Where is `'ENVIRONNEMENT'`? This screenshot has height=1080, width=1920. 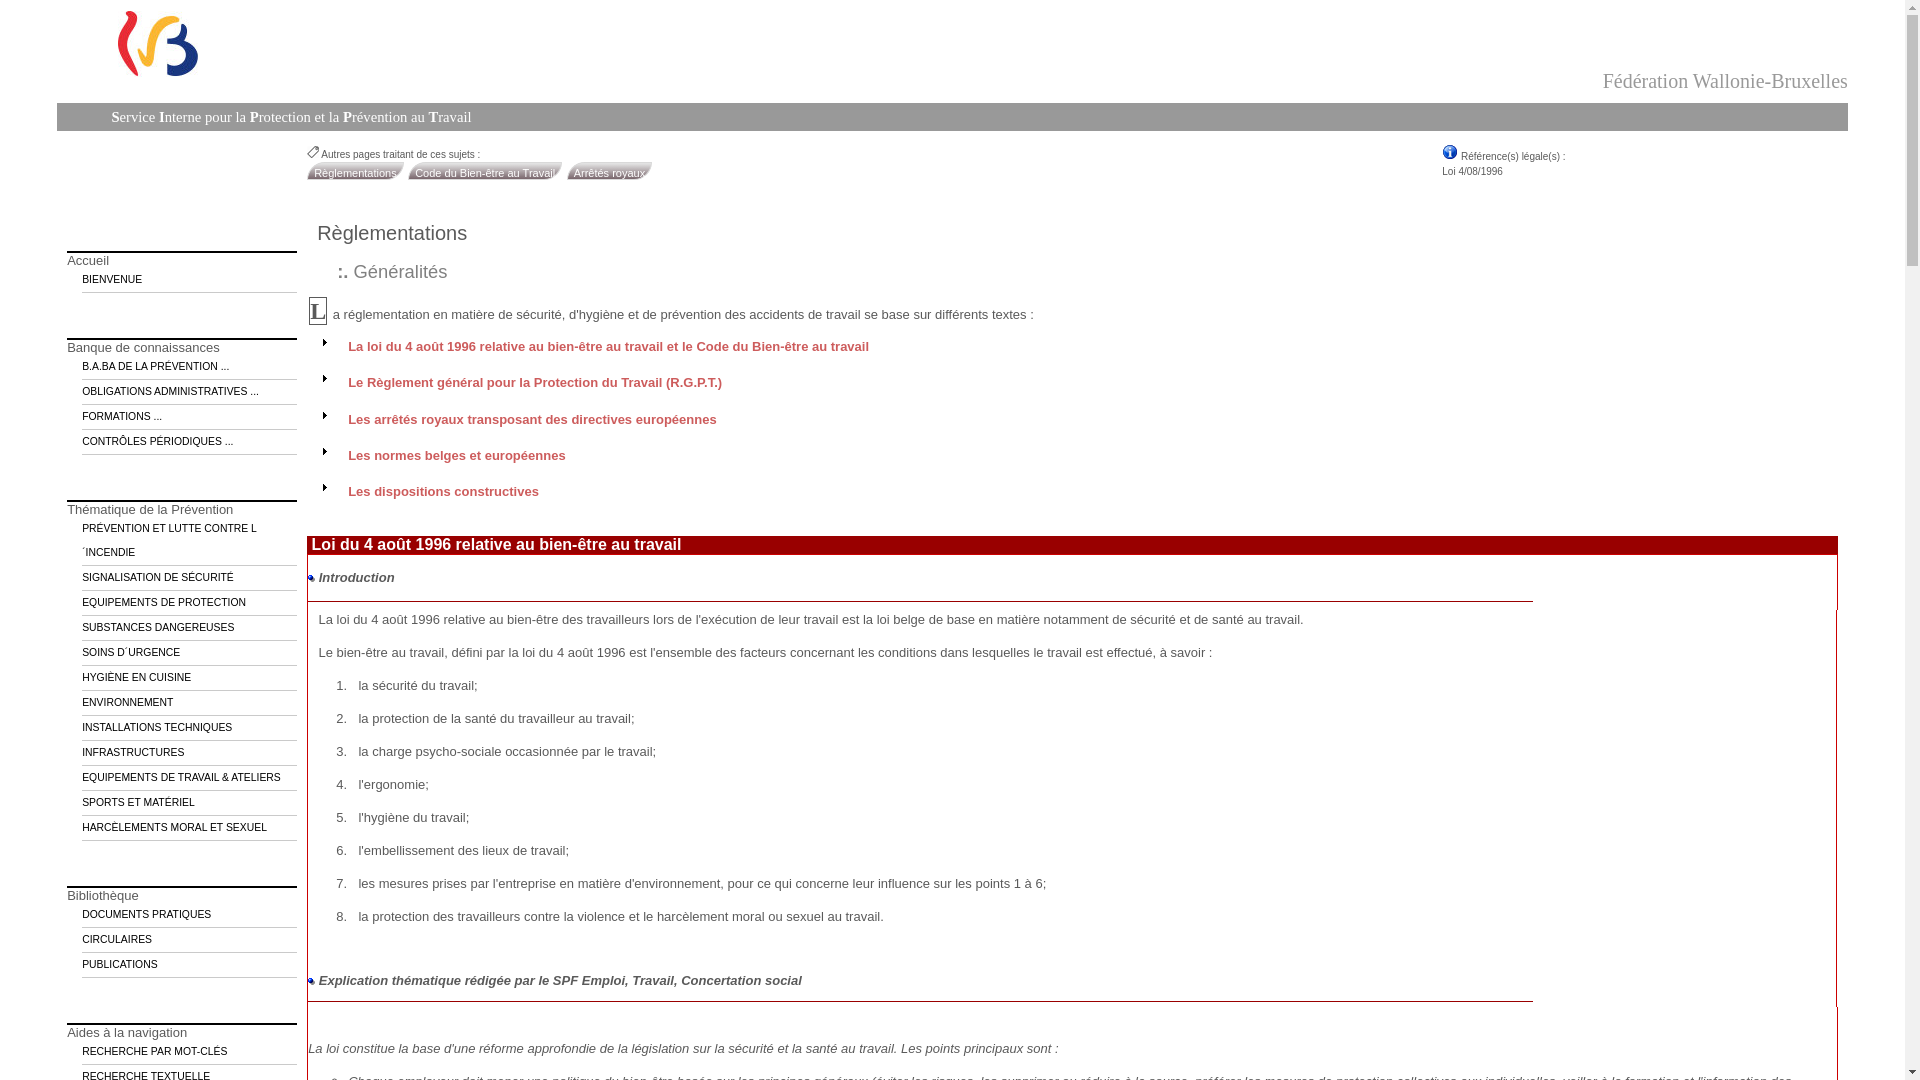 'ENVIRONNEMENT' is located at coordinates (80, 702).